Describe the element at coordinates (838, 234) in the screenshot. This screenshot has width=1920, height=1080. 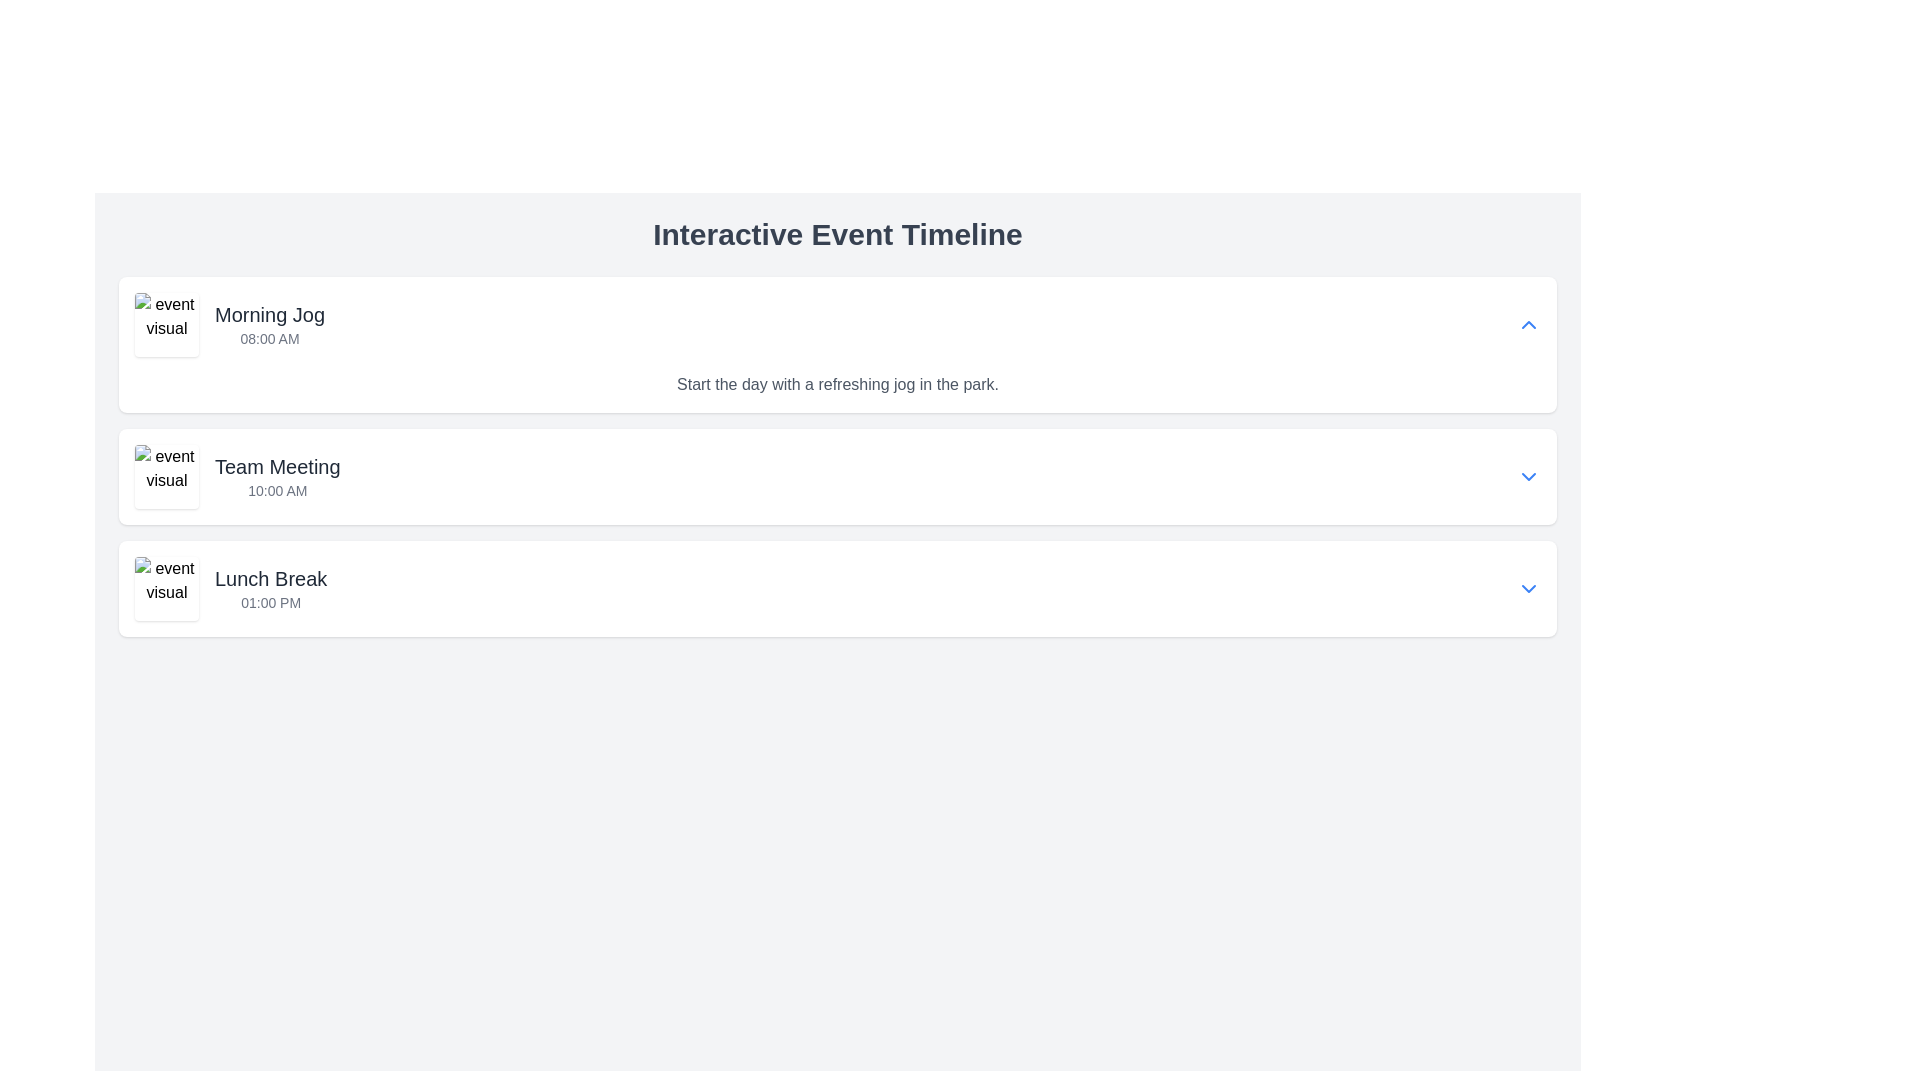
I see `the large header text 'Interactive Event Timeline' which is styled in bold gray font and is positioned at the top of the interface, above other content` at that location.